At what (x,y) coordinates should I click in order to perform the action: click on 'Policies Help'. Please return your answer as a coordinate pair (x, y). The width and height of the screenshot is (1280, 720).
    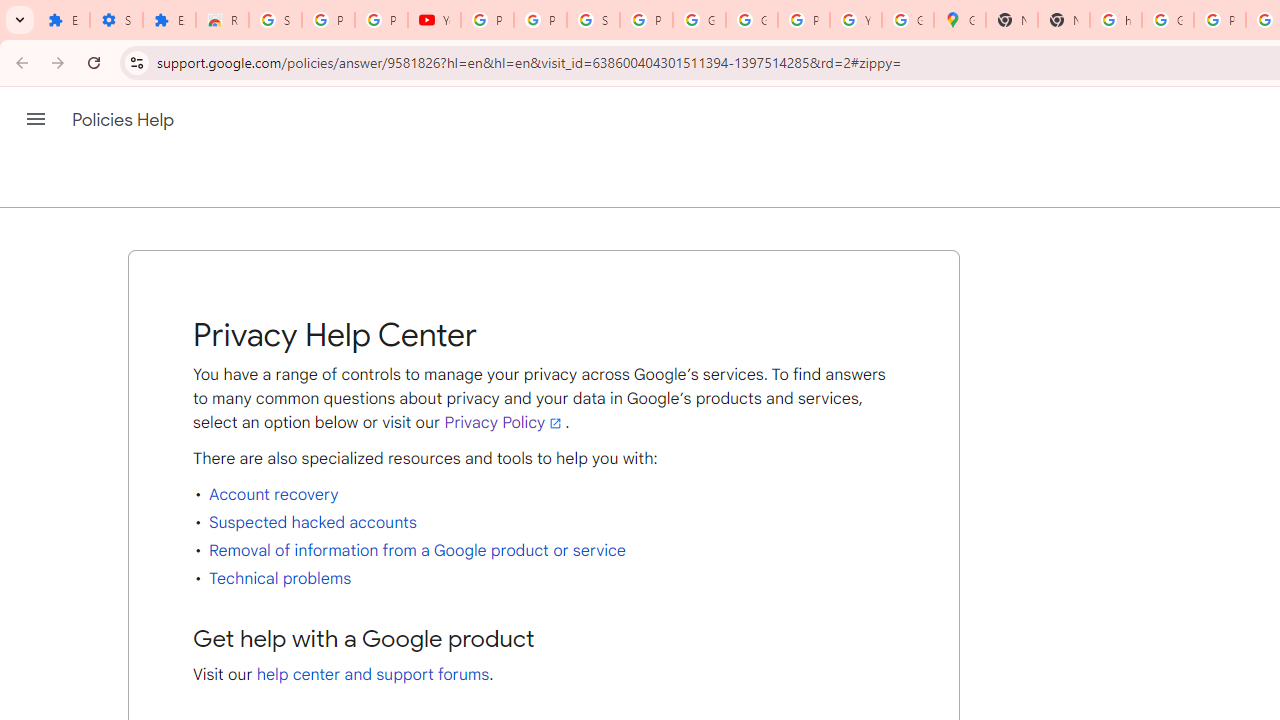
    Looking at the image, I should click on (123, 119).